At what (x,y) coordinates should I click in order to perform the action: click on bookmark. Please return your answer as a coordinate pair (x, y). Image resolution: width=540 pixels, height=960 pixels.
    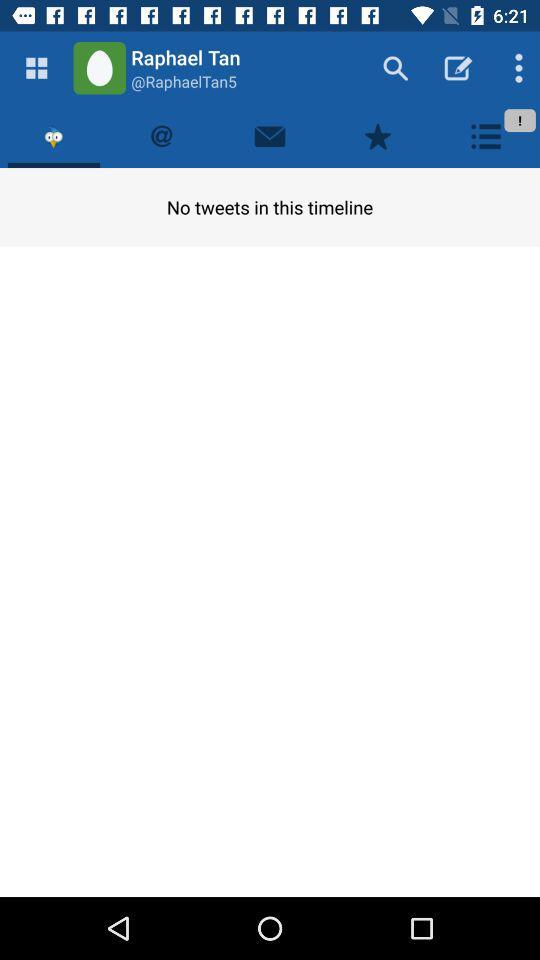
    Looking at the image, I should click on (378, 135).